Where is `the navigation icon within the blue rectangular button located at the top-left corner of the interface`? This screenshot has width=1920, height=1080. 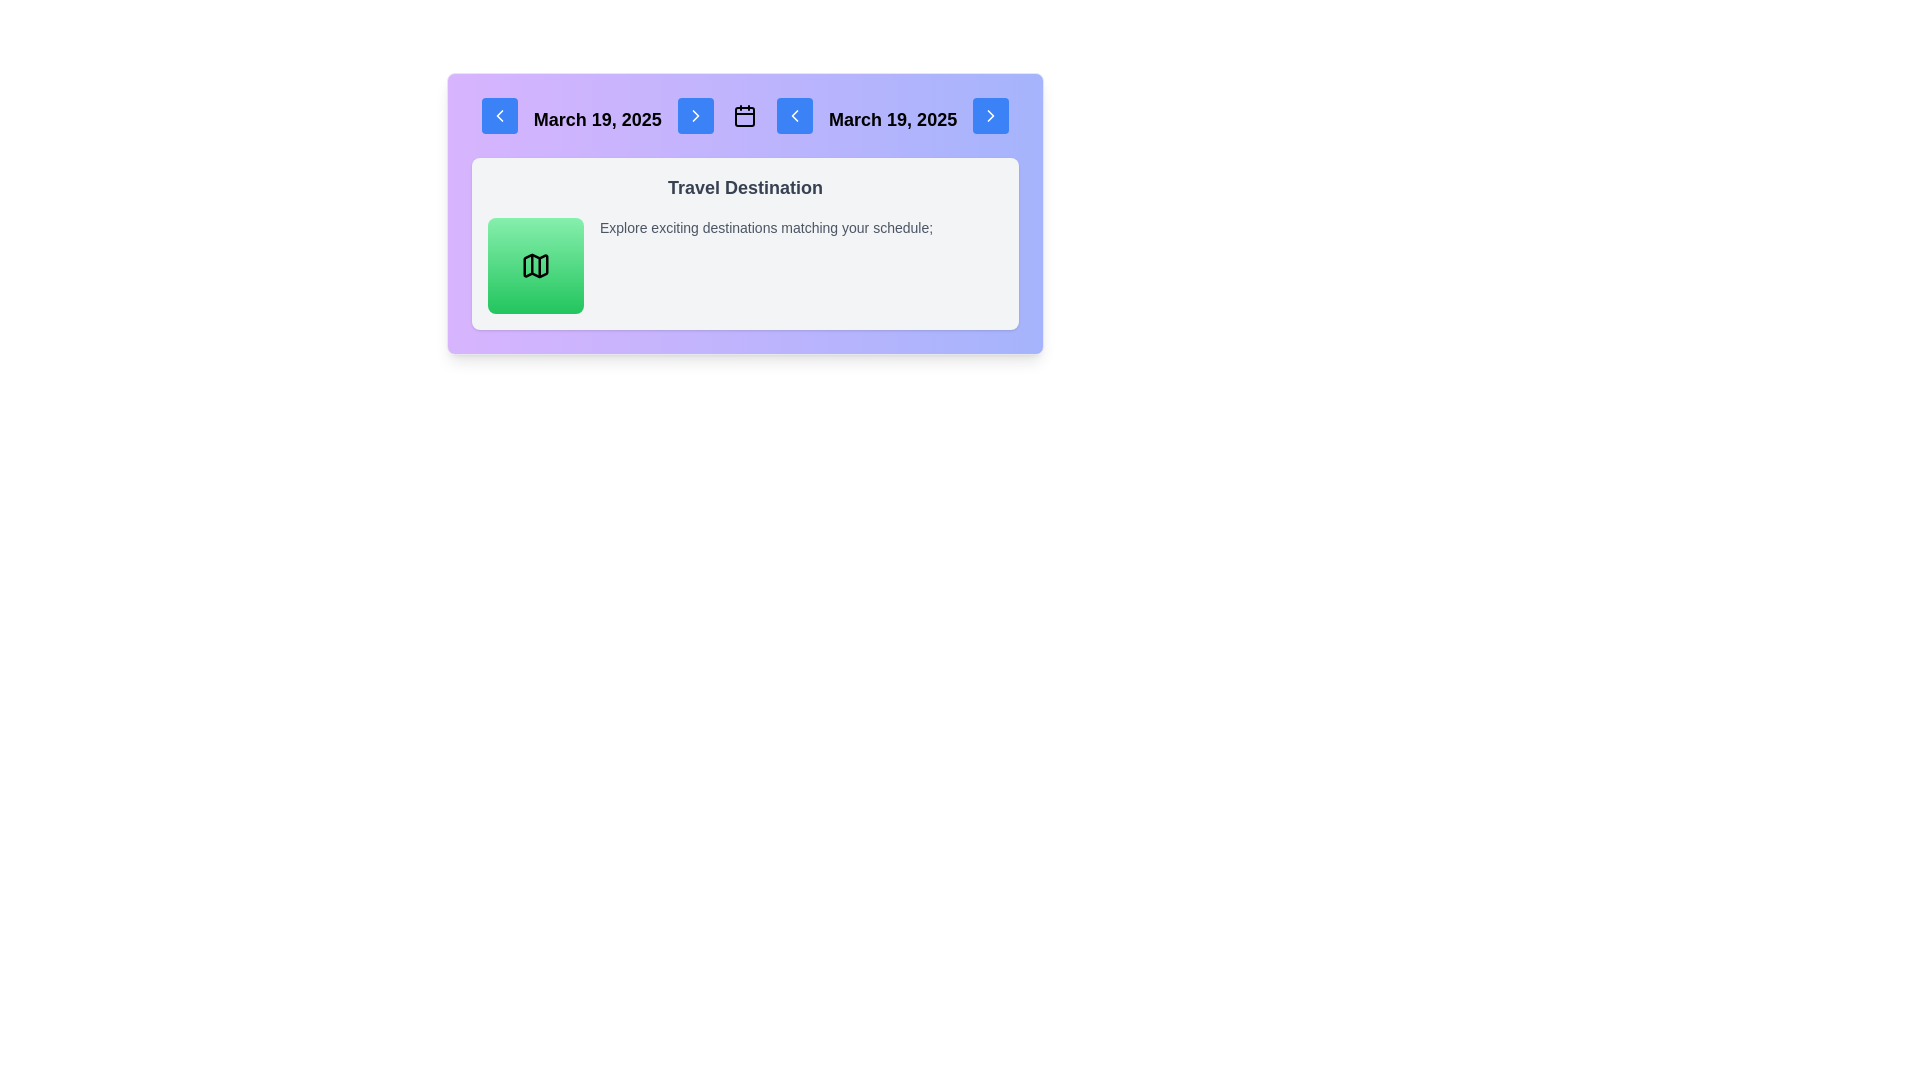 the navigation icon within the blue rectangular button located at the top-left corner of the interface is located at coordinates (499, 115).